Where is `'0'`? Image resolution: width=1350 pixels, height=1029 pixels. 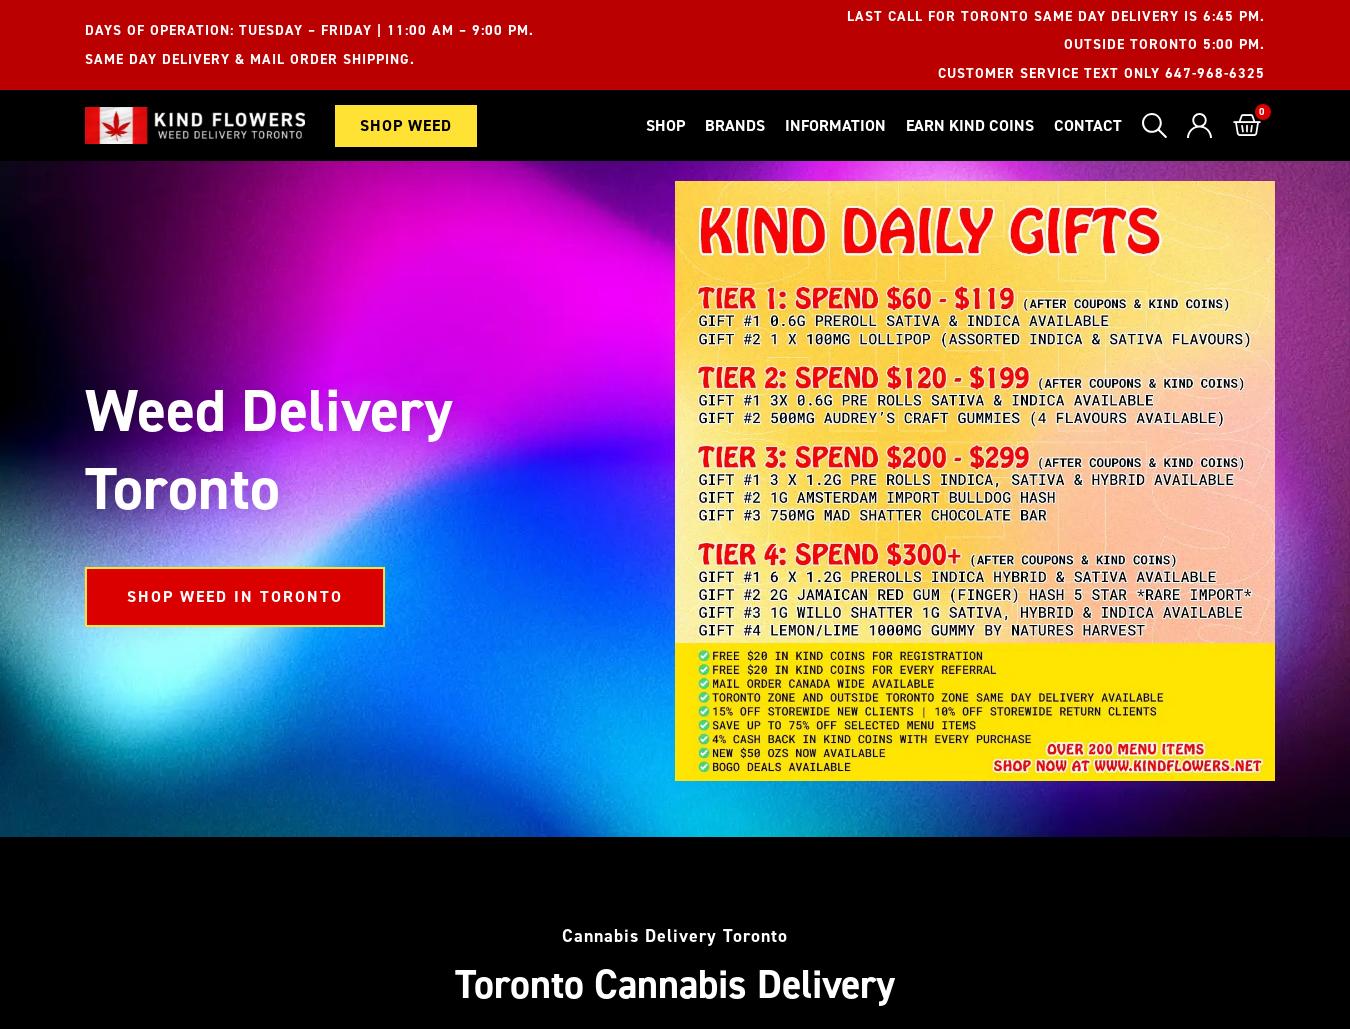 '0' is located at coordinates (1263, 110).